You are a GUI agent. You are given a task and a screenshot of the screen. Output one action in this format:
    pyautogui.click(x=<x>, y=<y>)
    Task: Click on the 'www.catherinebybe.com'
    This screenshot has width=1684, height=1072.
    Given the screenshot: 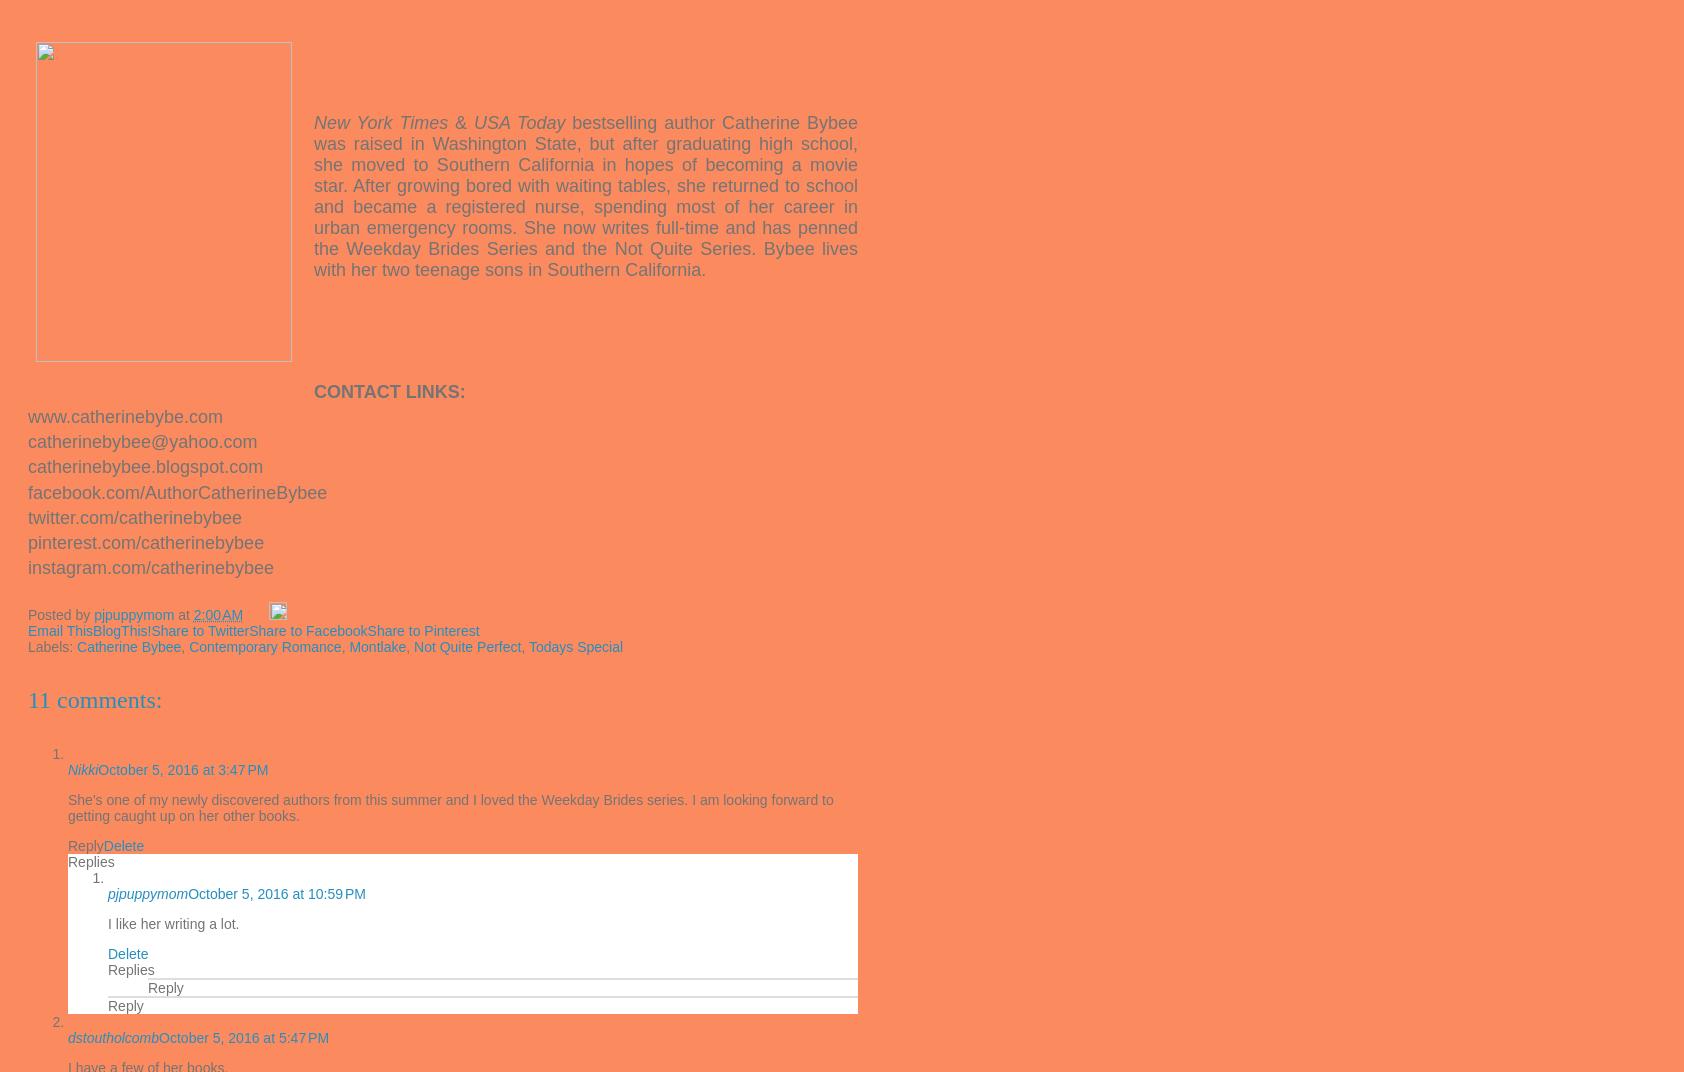 What is the action you would take?
    pyautogui.click(x=26, y=415)
    